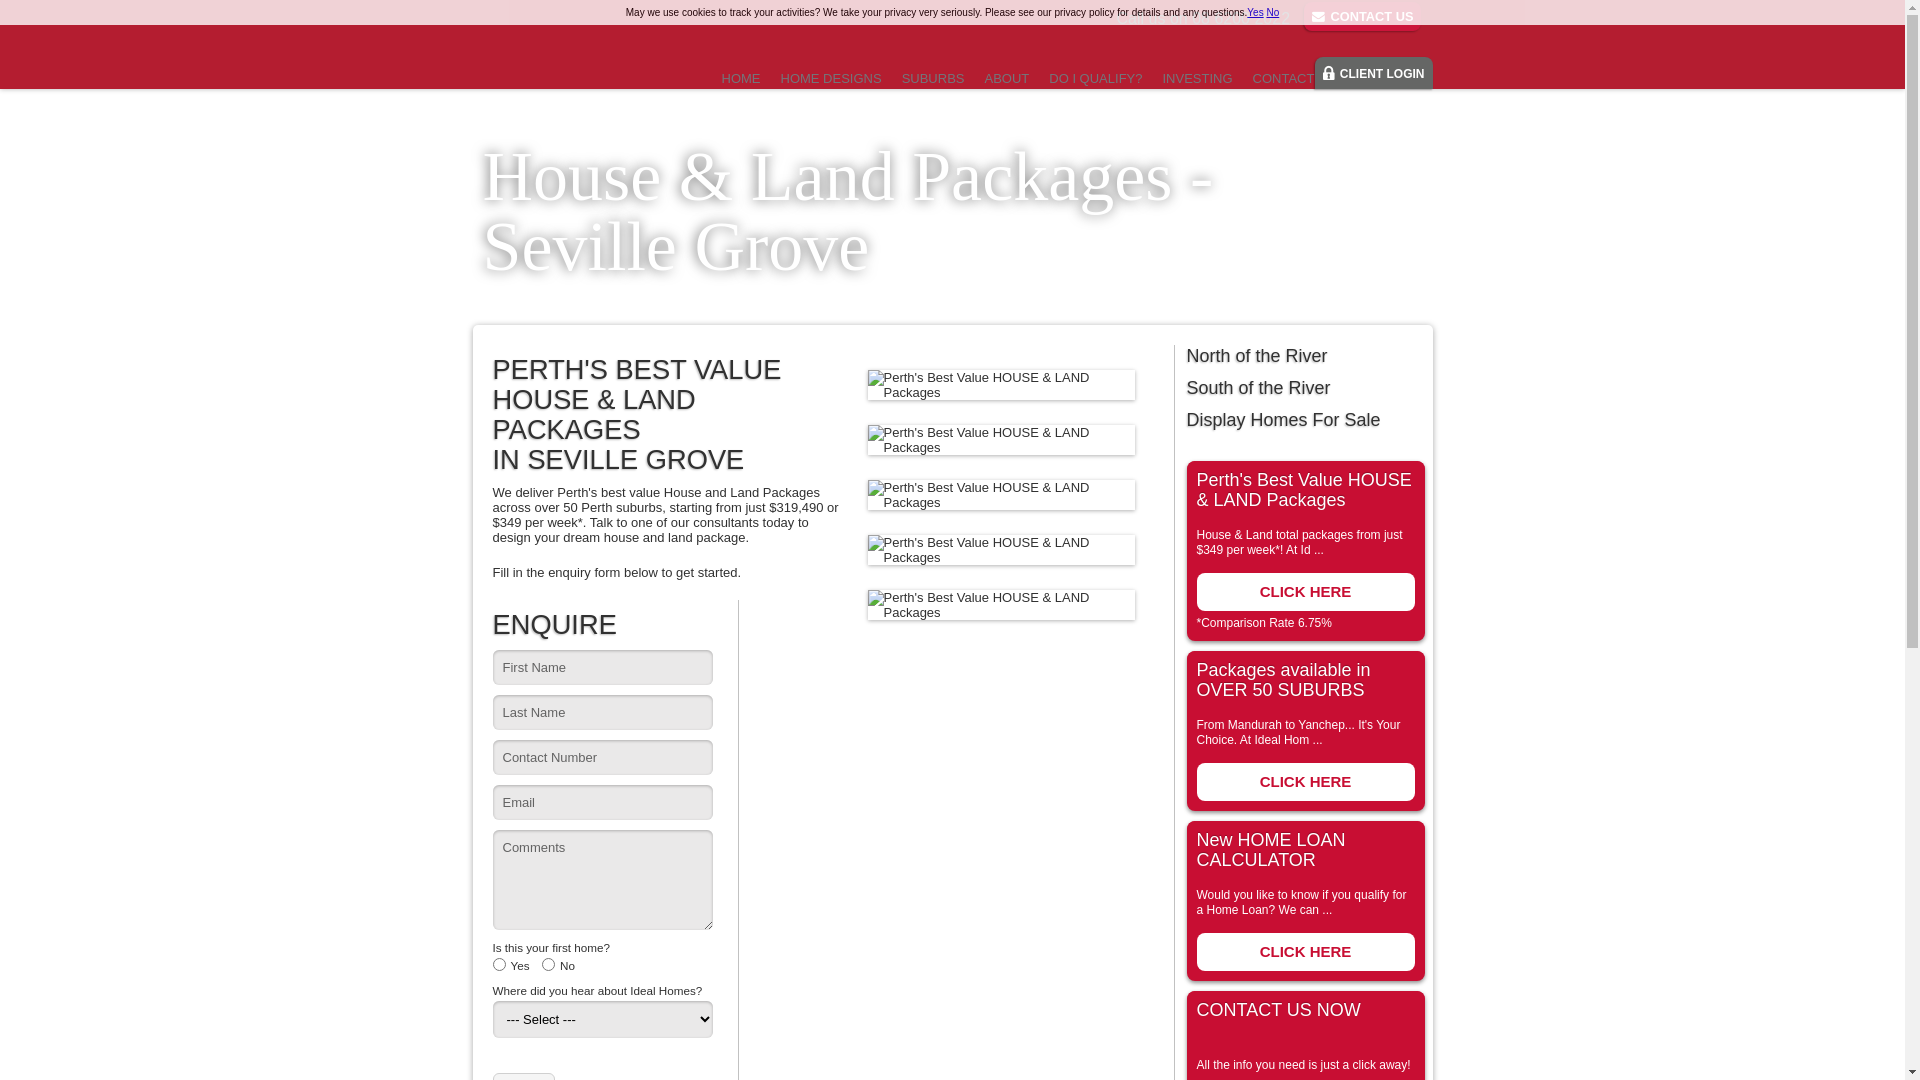 The height and width of the screenshot is (1080, 1920). Describe the element at coordinates (1304, 388) in the screenshot. I see `'South of the River'` at that location.